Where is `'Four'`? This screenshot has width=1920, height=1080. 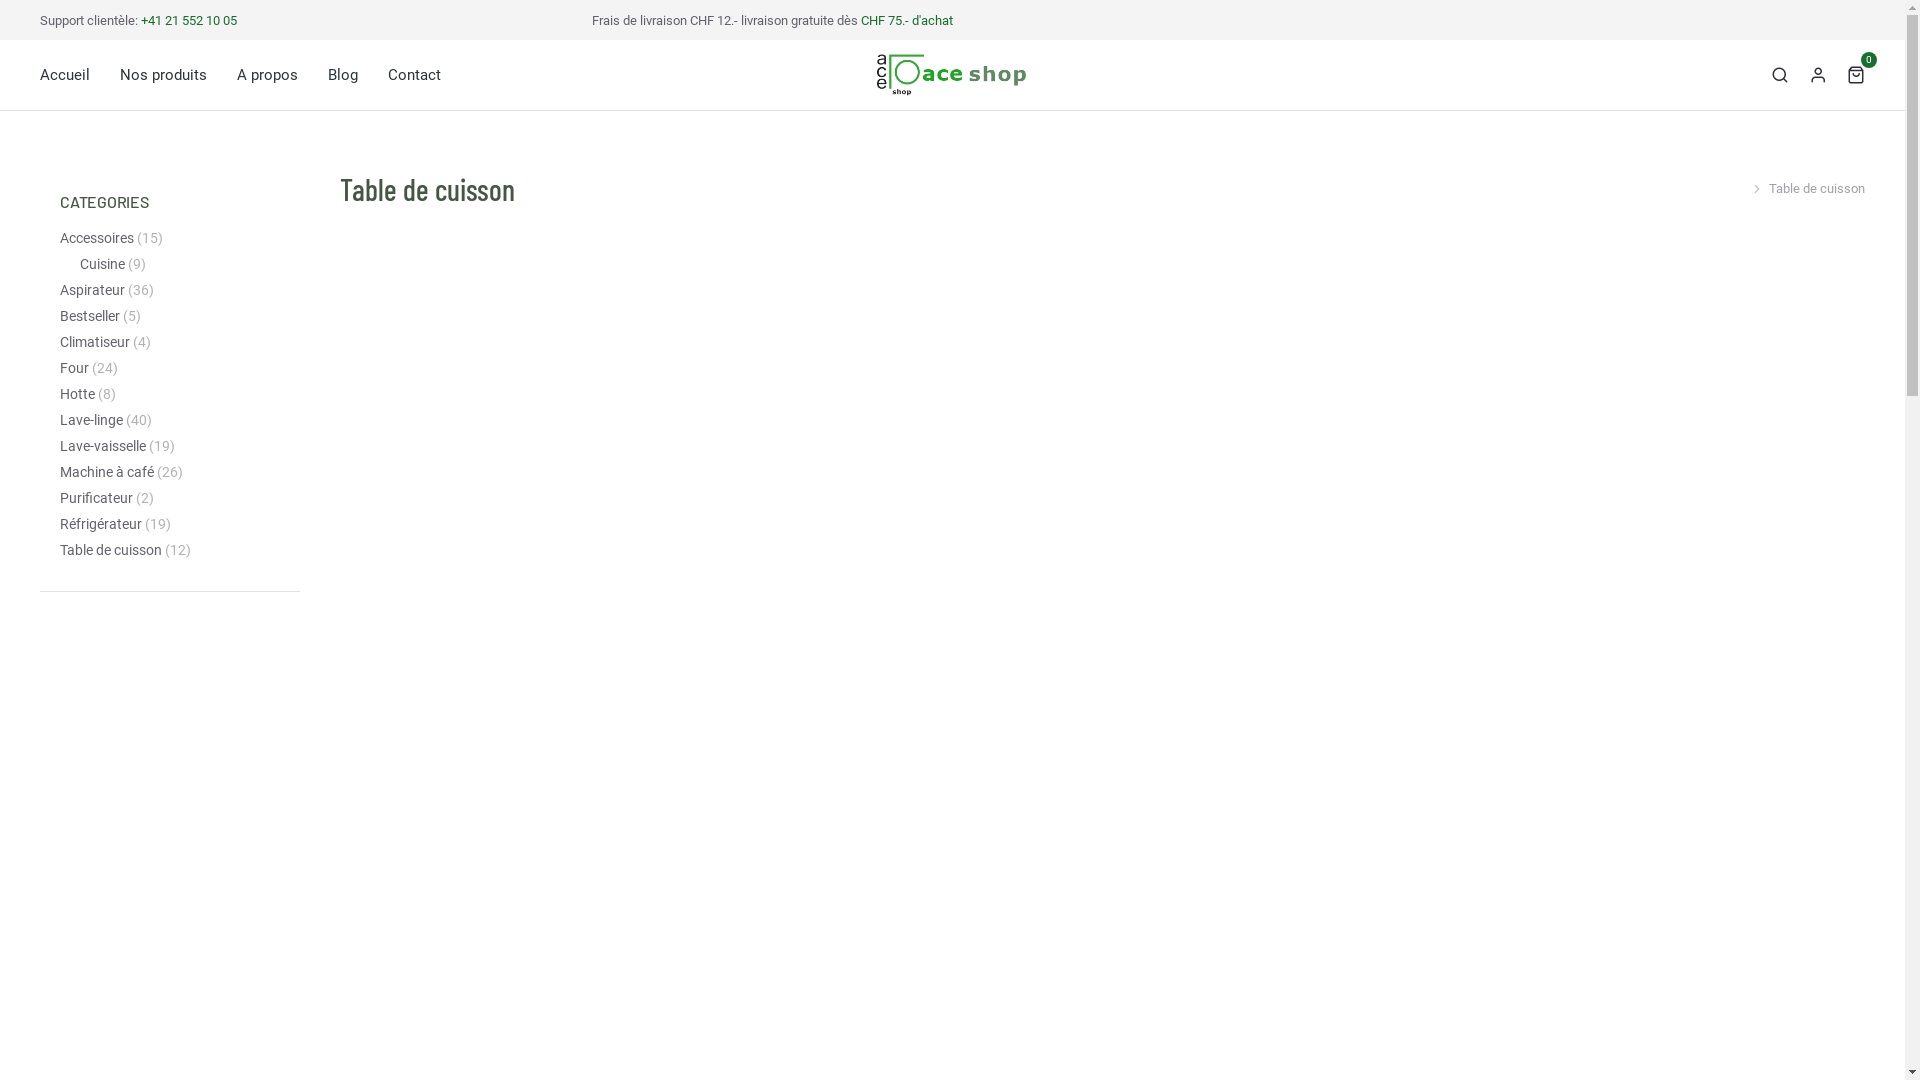 'Four' is located at coordinates (74, 368).